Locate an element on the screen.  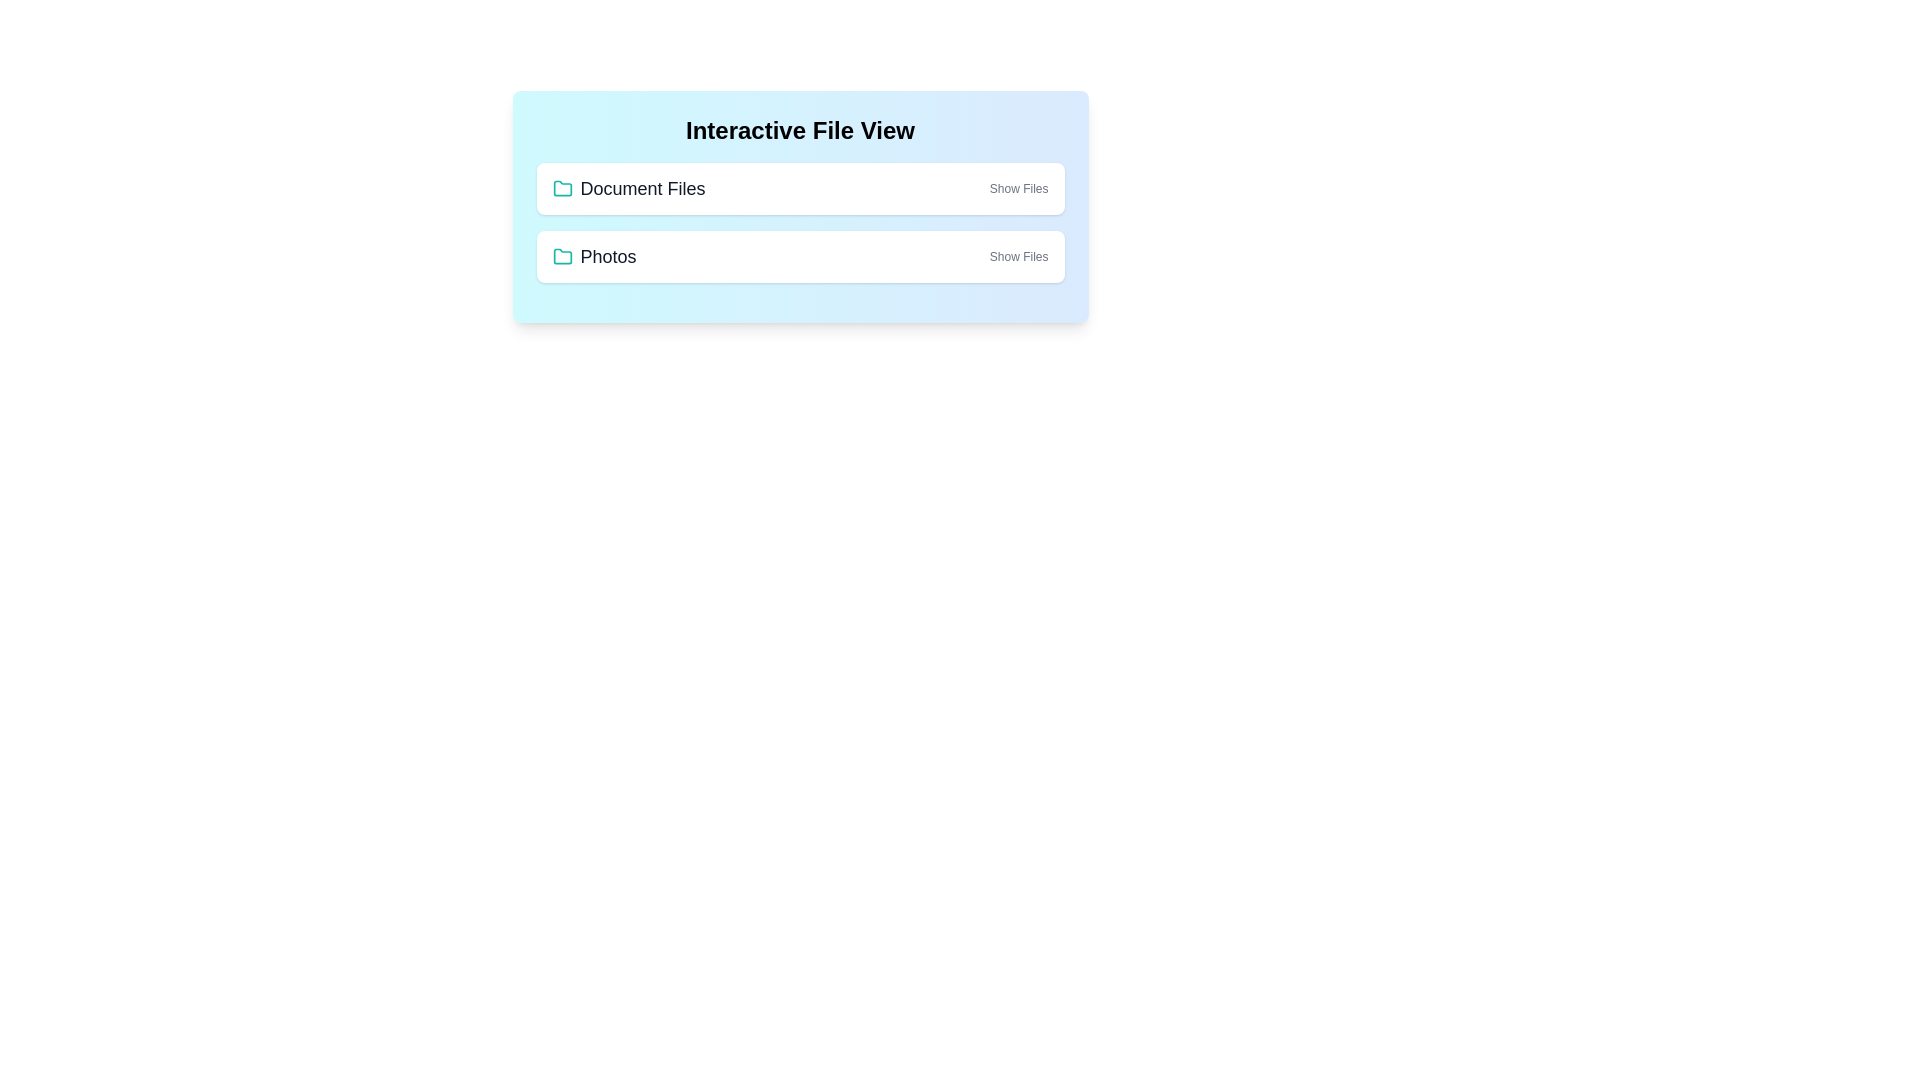
the 'Show Files' button for the folder titled 'Document Files' is located at coordinates (1018, 189).